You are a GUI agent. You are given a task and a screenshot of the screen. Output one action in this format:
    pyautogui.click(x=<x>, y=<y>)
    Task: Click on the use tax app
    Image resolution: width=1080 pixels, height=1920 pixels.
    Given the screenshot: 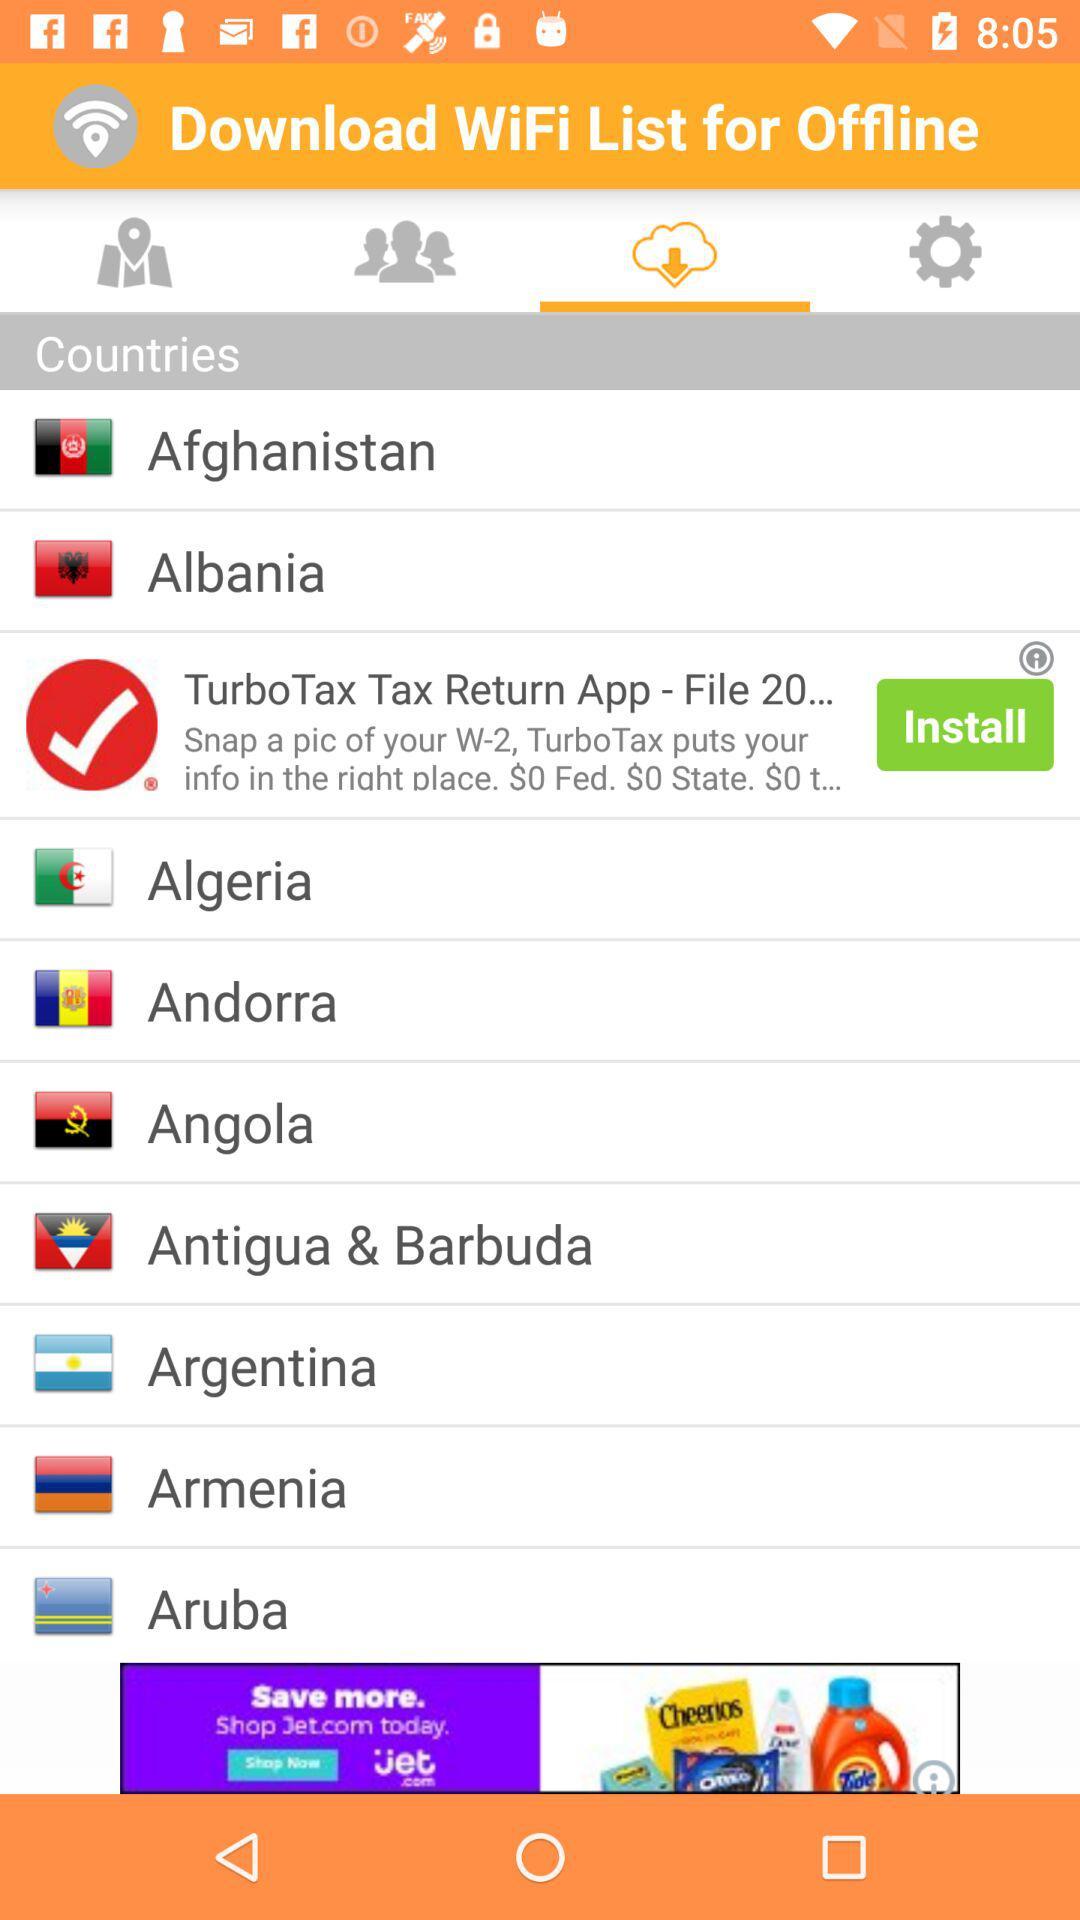 What is the action you would take?
    pyautogui.click(x=91, y=723)
    